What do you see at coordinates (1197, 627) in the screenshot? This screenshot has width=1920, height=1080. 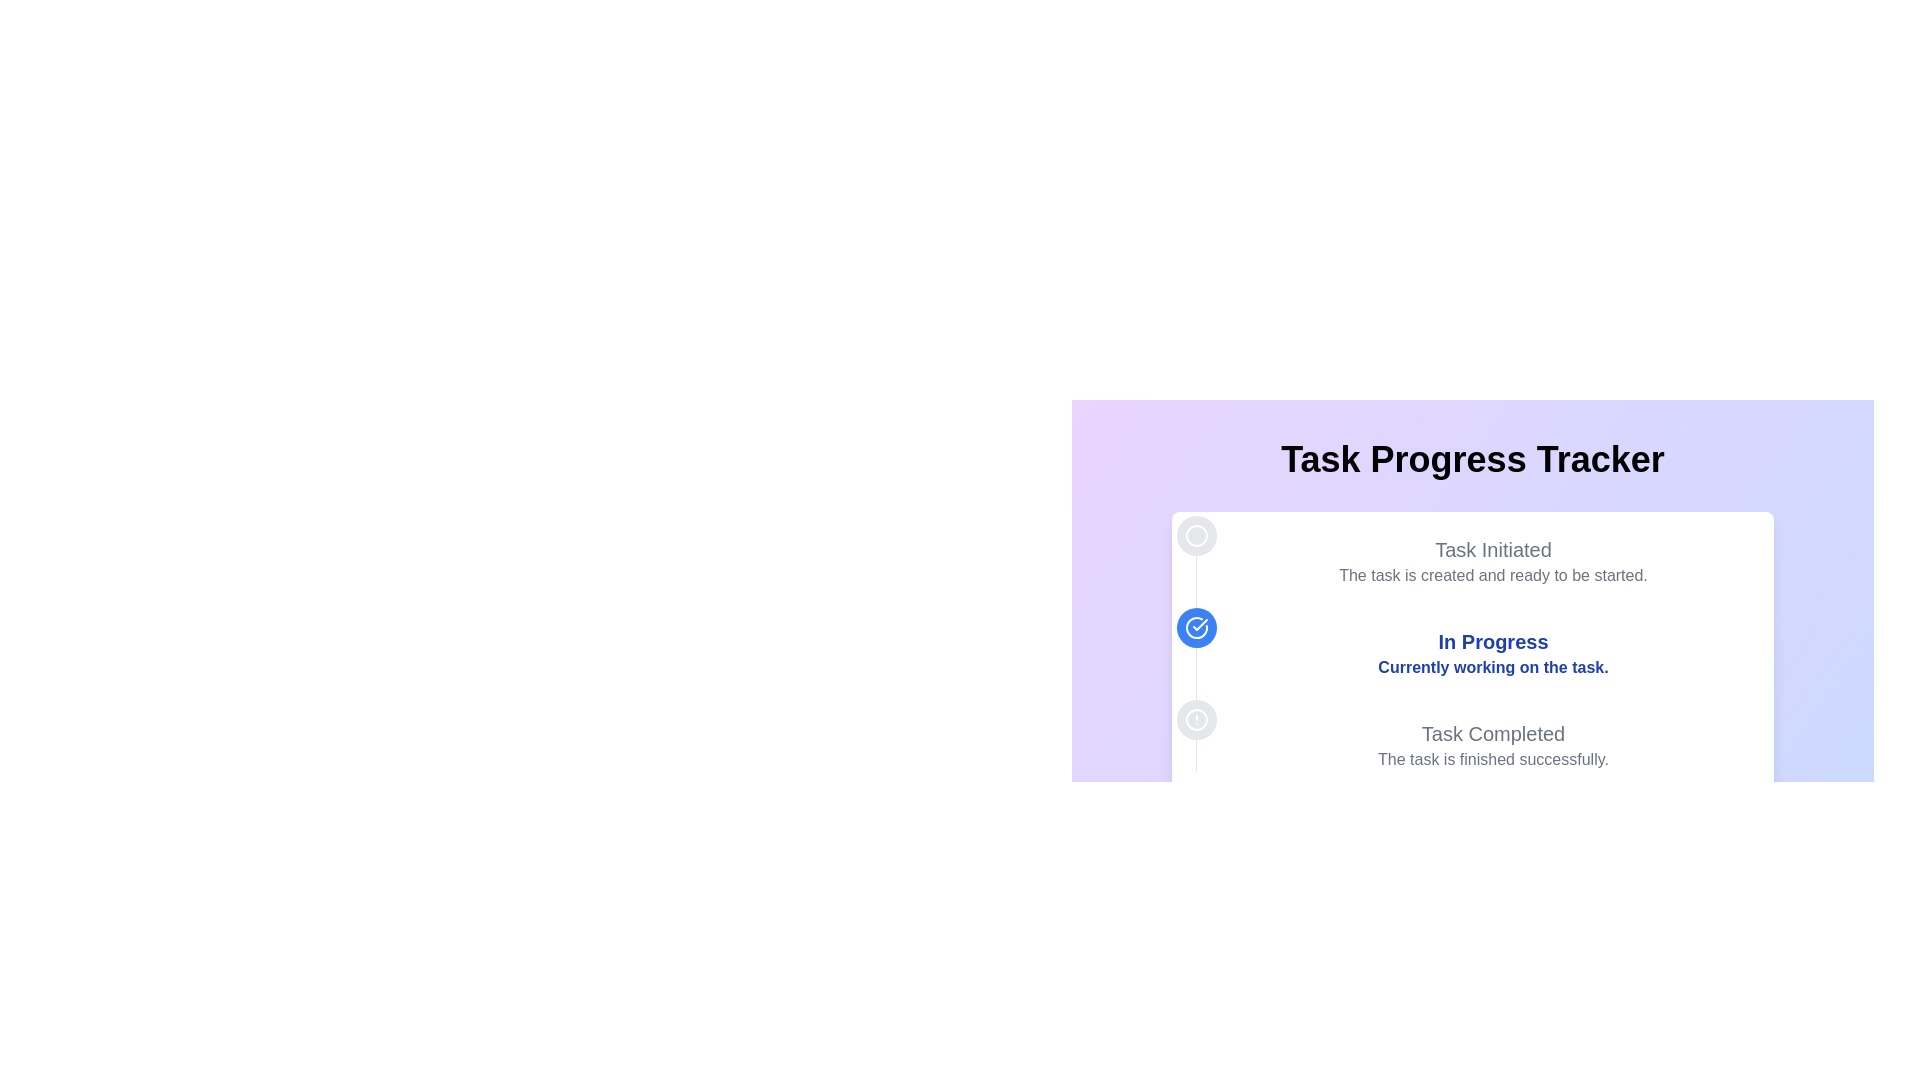 I see `the appearance of the circular icon with a blue background and a white check mark, which is the second step in the vertical progress tracker on the left side of the 'Task Progress Tracker' panel` at bounding box center [1197, 627].